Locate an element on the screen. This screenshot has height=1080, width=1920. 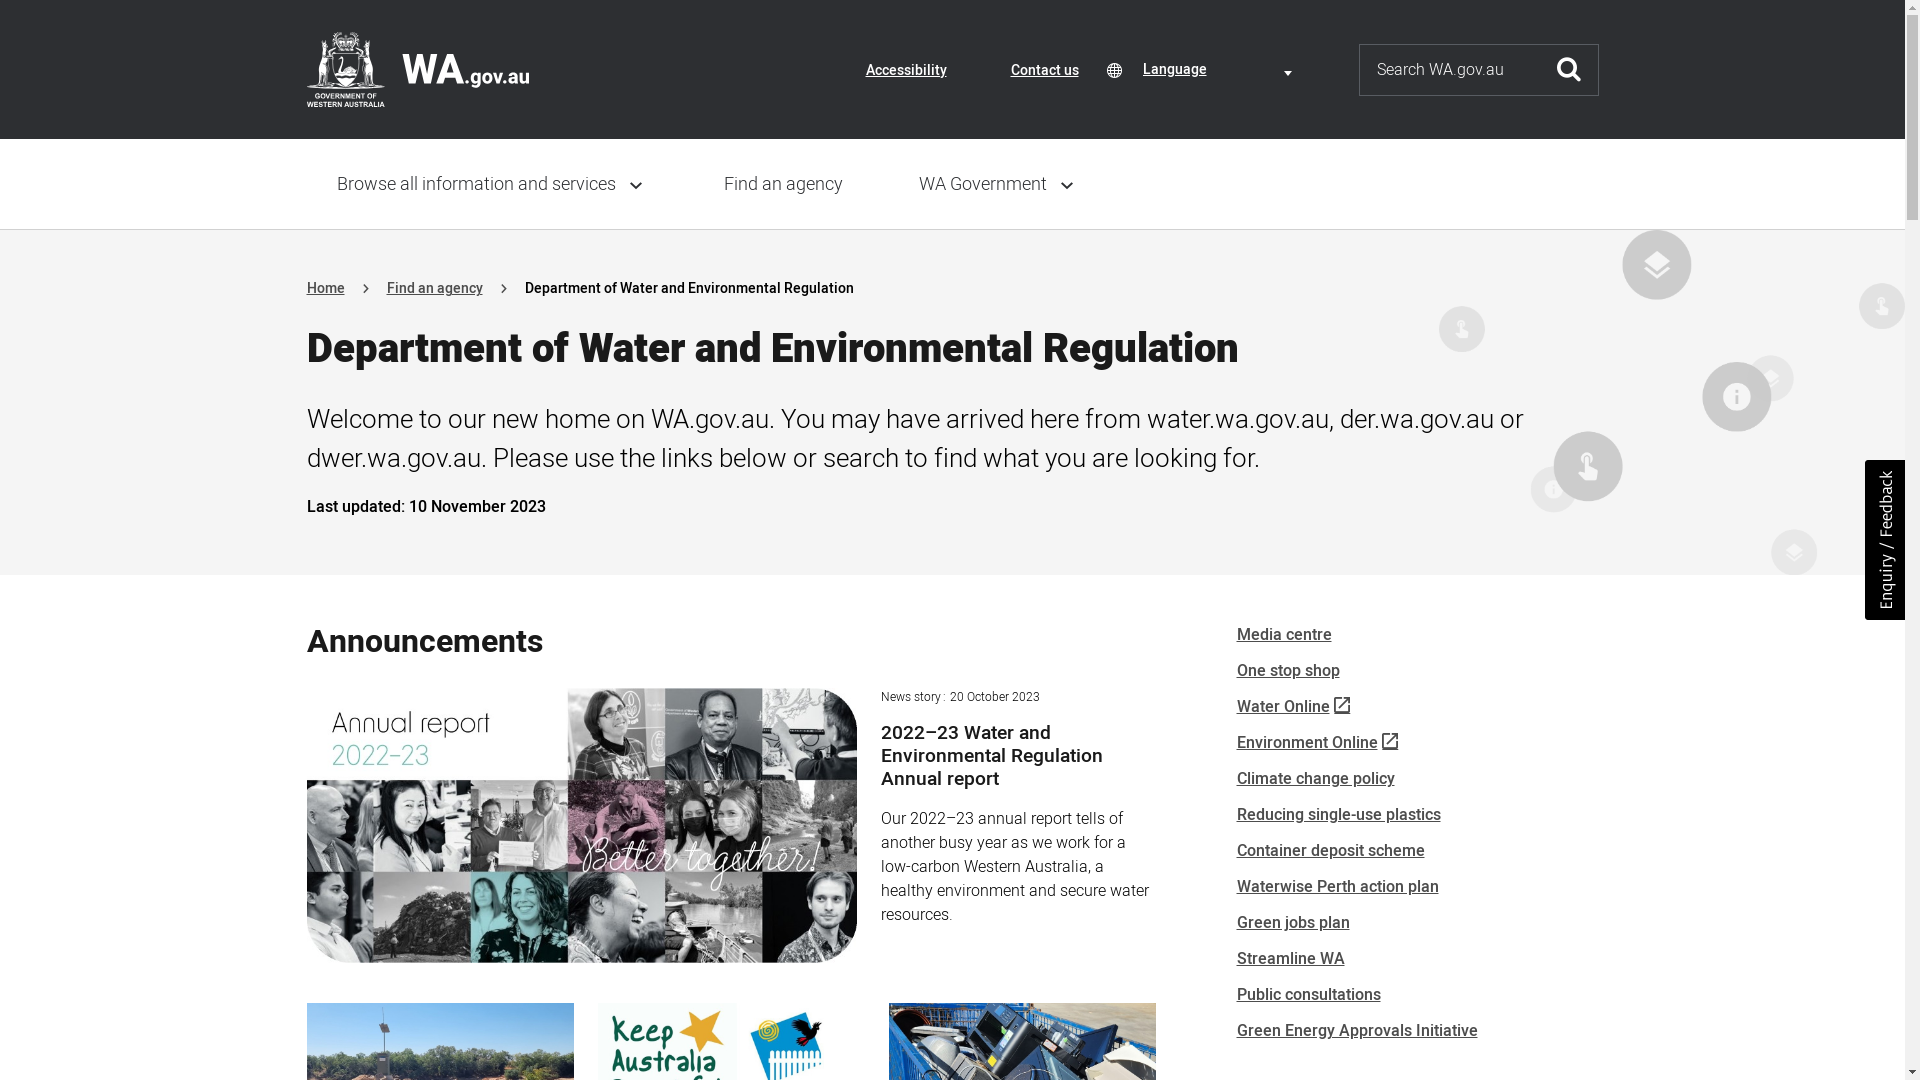
'WA Government' is located at coordinates (998, 184).